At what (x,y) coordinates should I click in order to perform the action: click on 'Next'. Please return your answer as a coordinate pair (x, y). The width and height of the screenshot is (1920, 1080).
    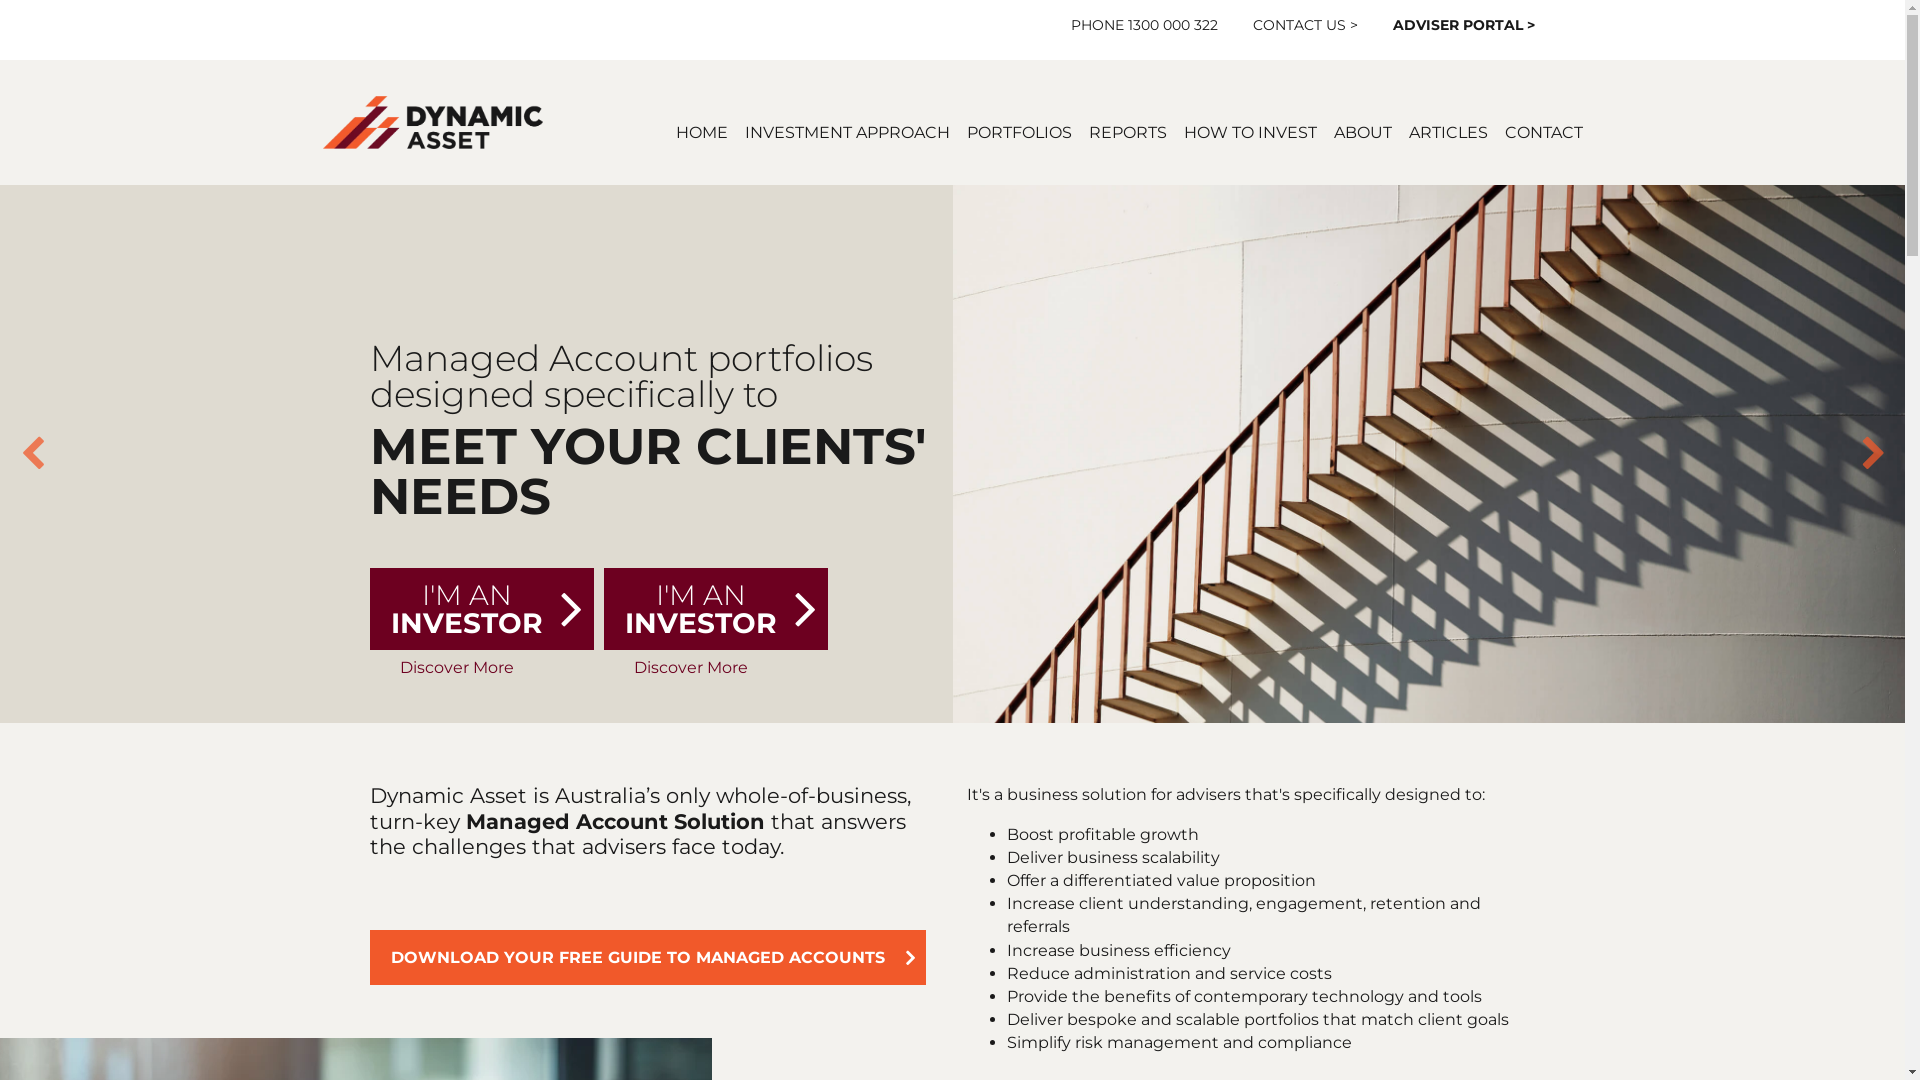
    Looking at the image, I should click on (1860, 454).